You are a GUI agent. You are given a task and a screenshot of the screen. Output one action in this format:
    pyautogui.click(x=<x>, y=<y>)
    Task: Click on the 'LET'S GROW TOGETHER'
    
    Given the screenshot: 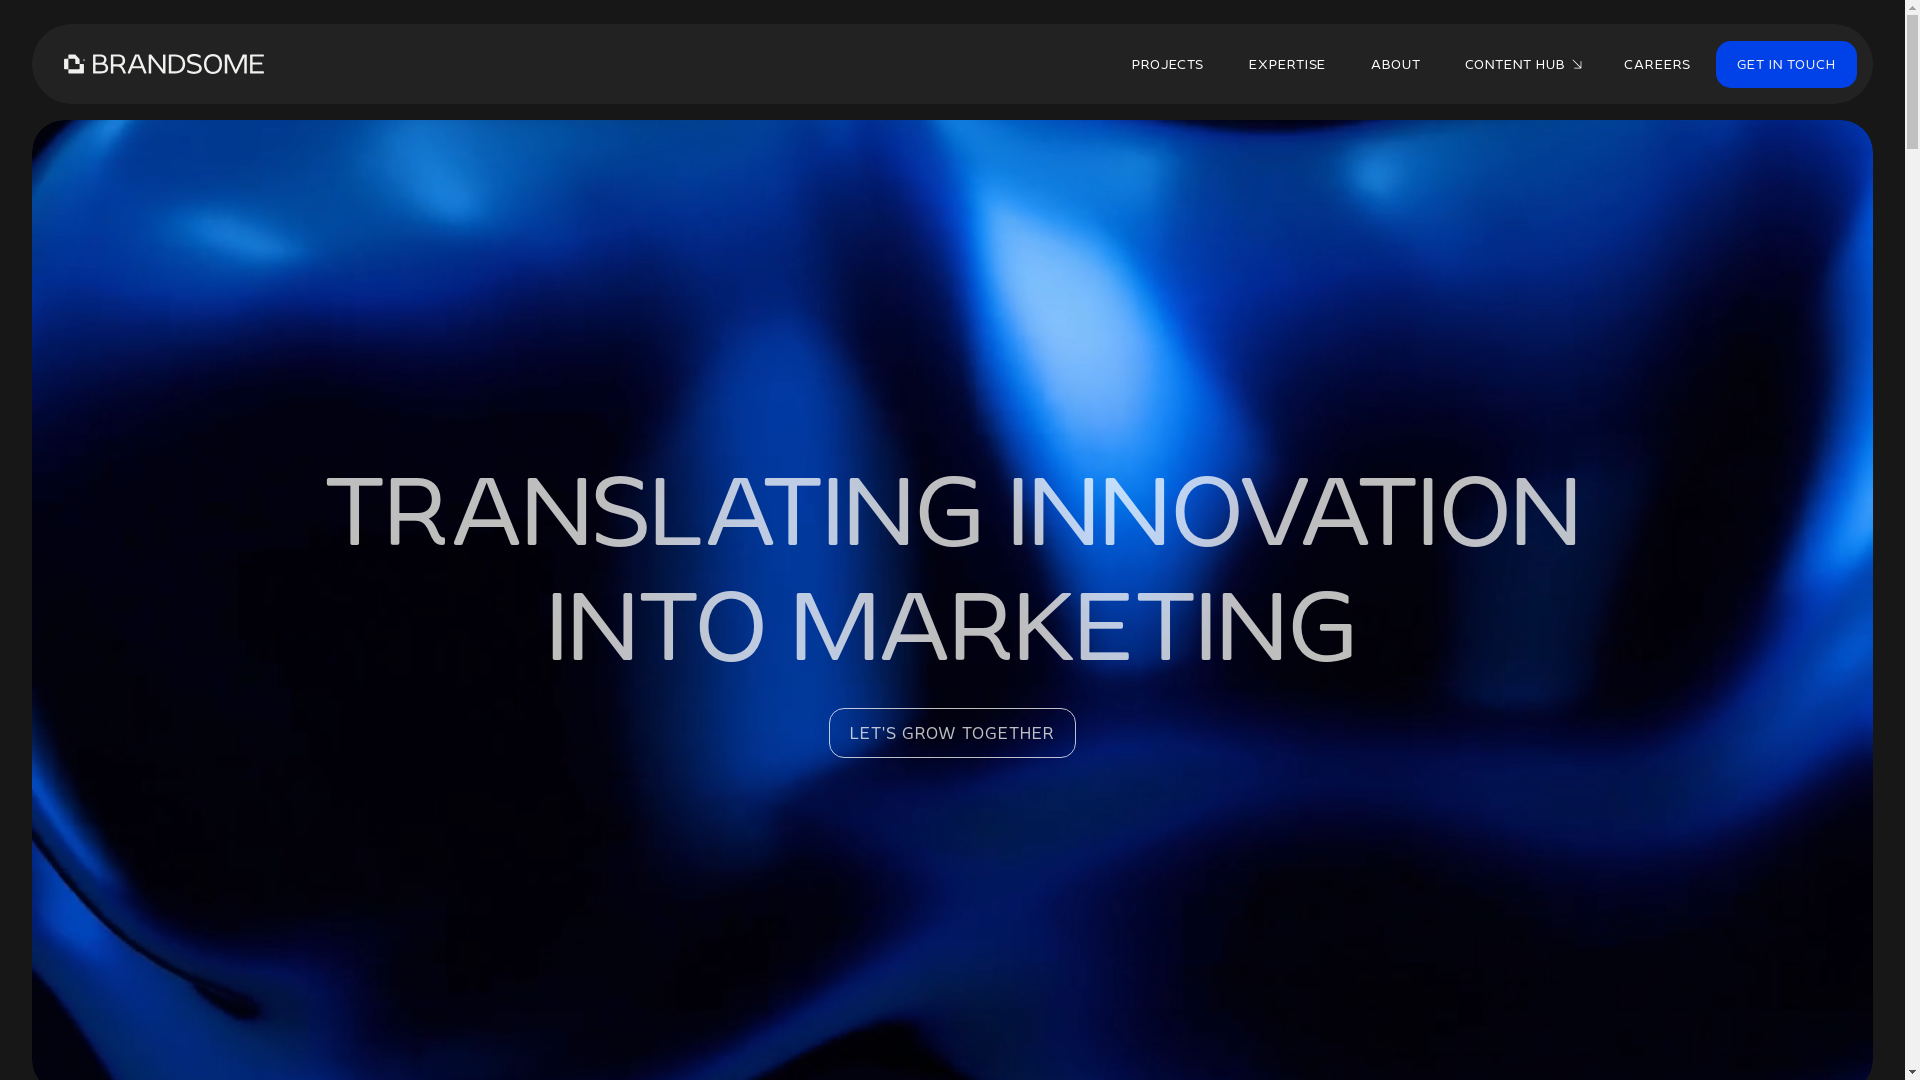 What is the action you would take?
    pyautogui.click(x=829, y=732)
    